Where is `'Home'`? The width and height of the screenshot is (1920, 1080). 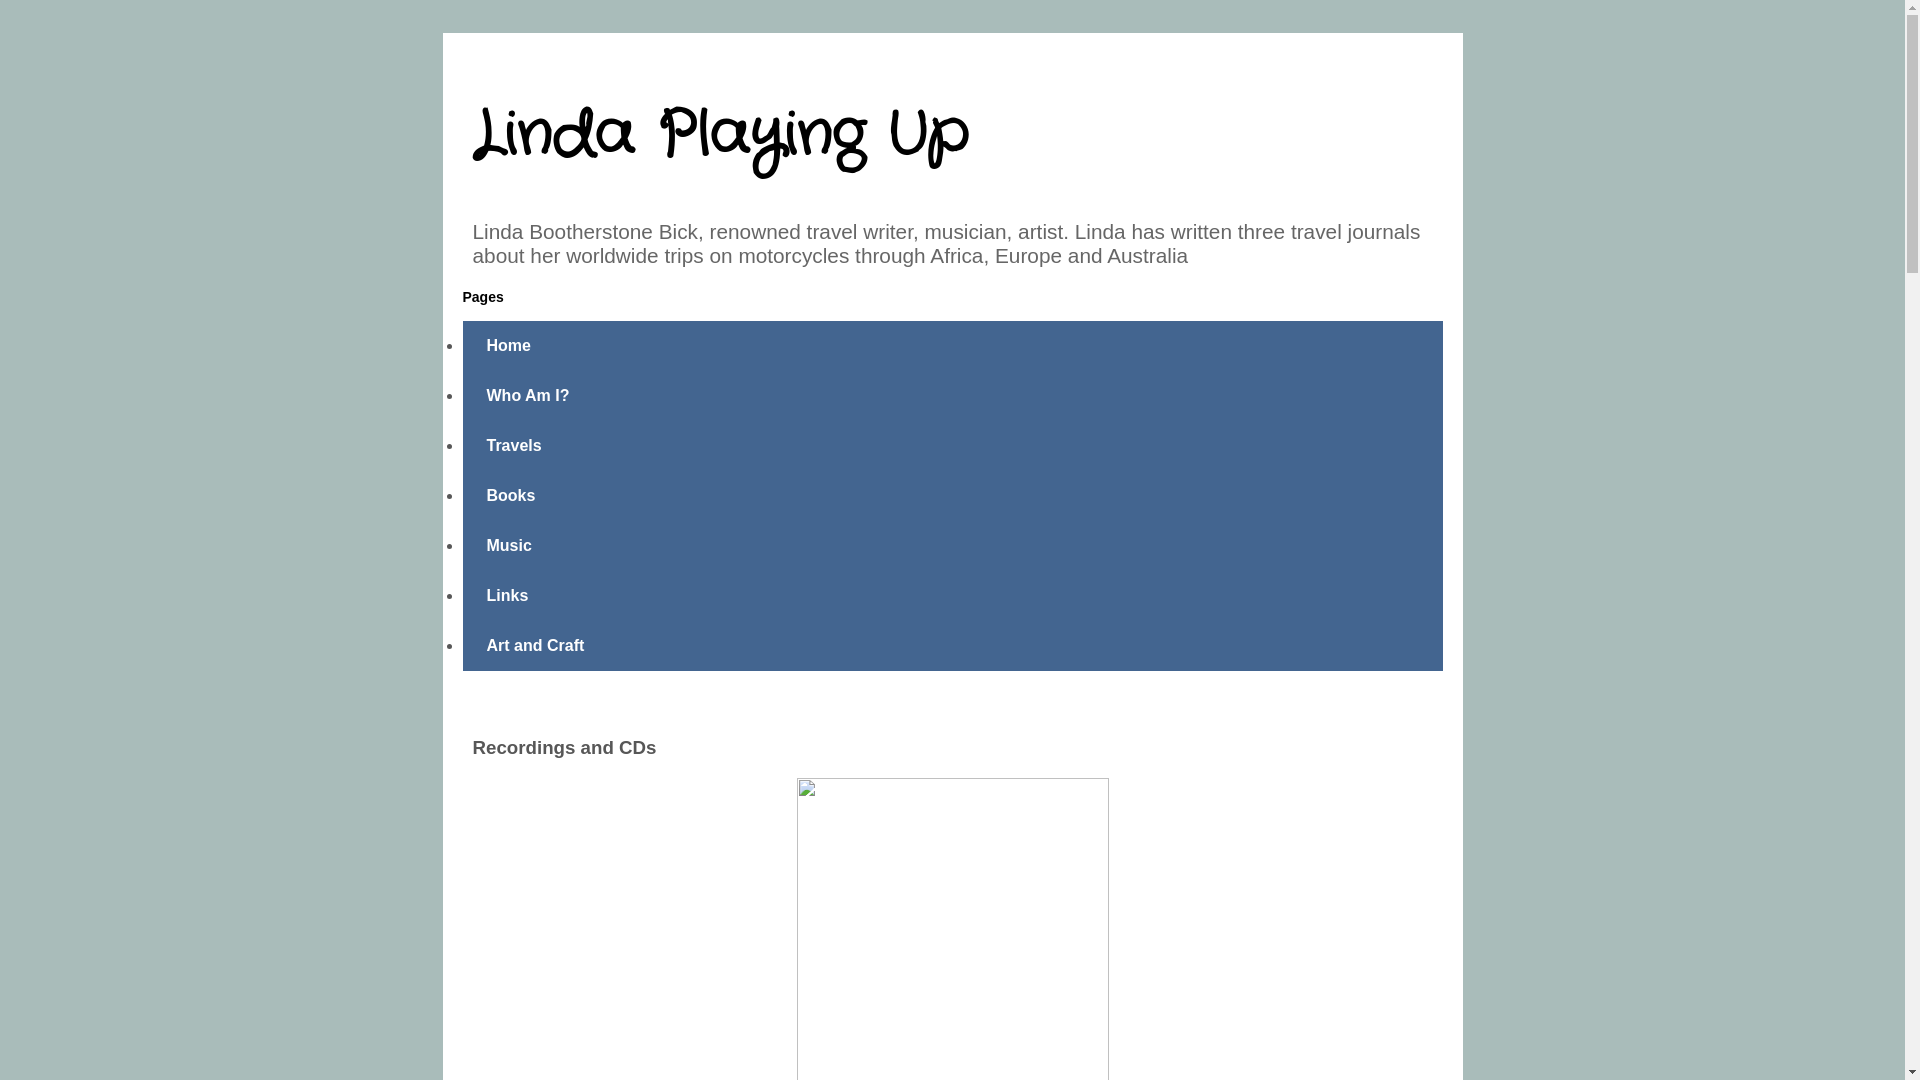
'Home' is located at coordinates (460, 345).